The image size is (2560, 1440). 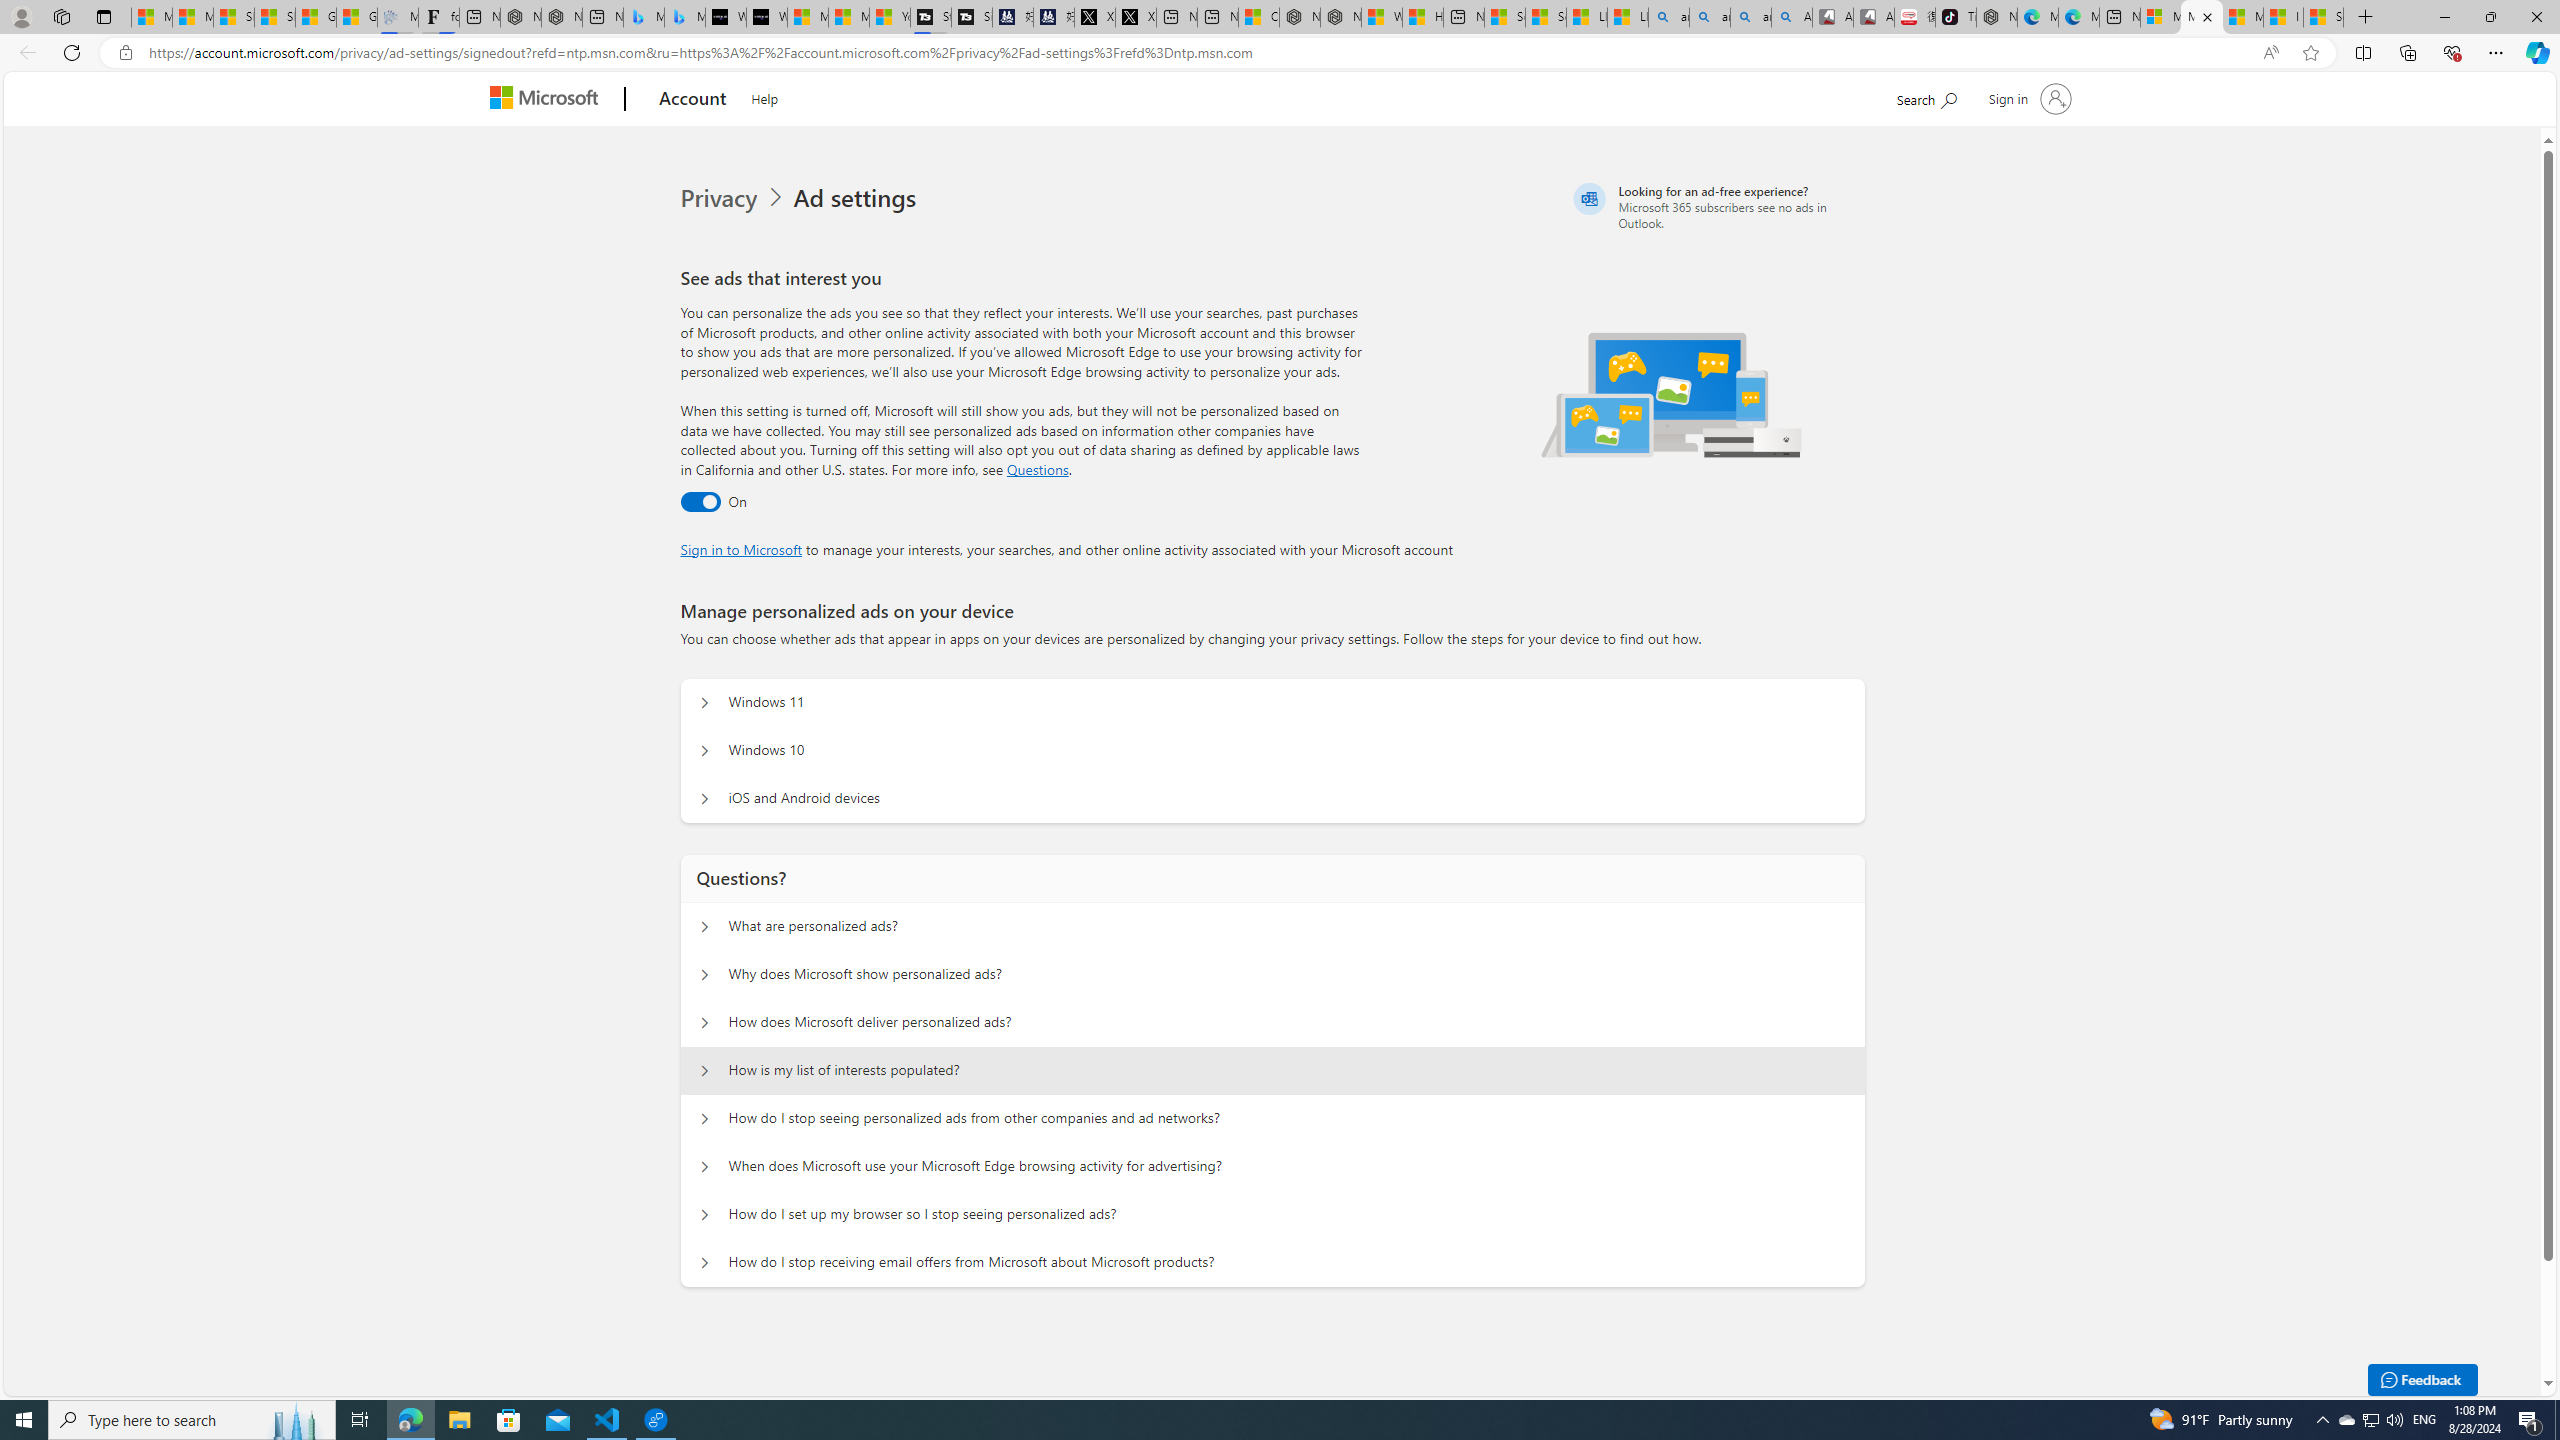 I want to click on 'Privacy', so click(x=735, y=198).